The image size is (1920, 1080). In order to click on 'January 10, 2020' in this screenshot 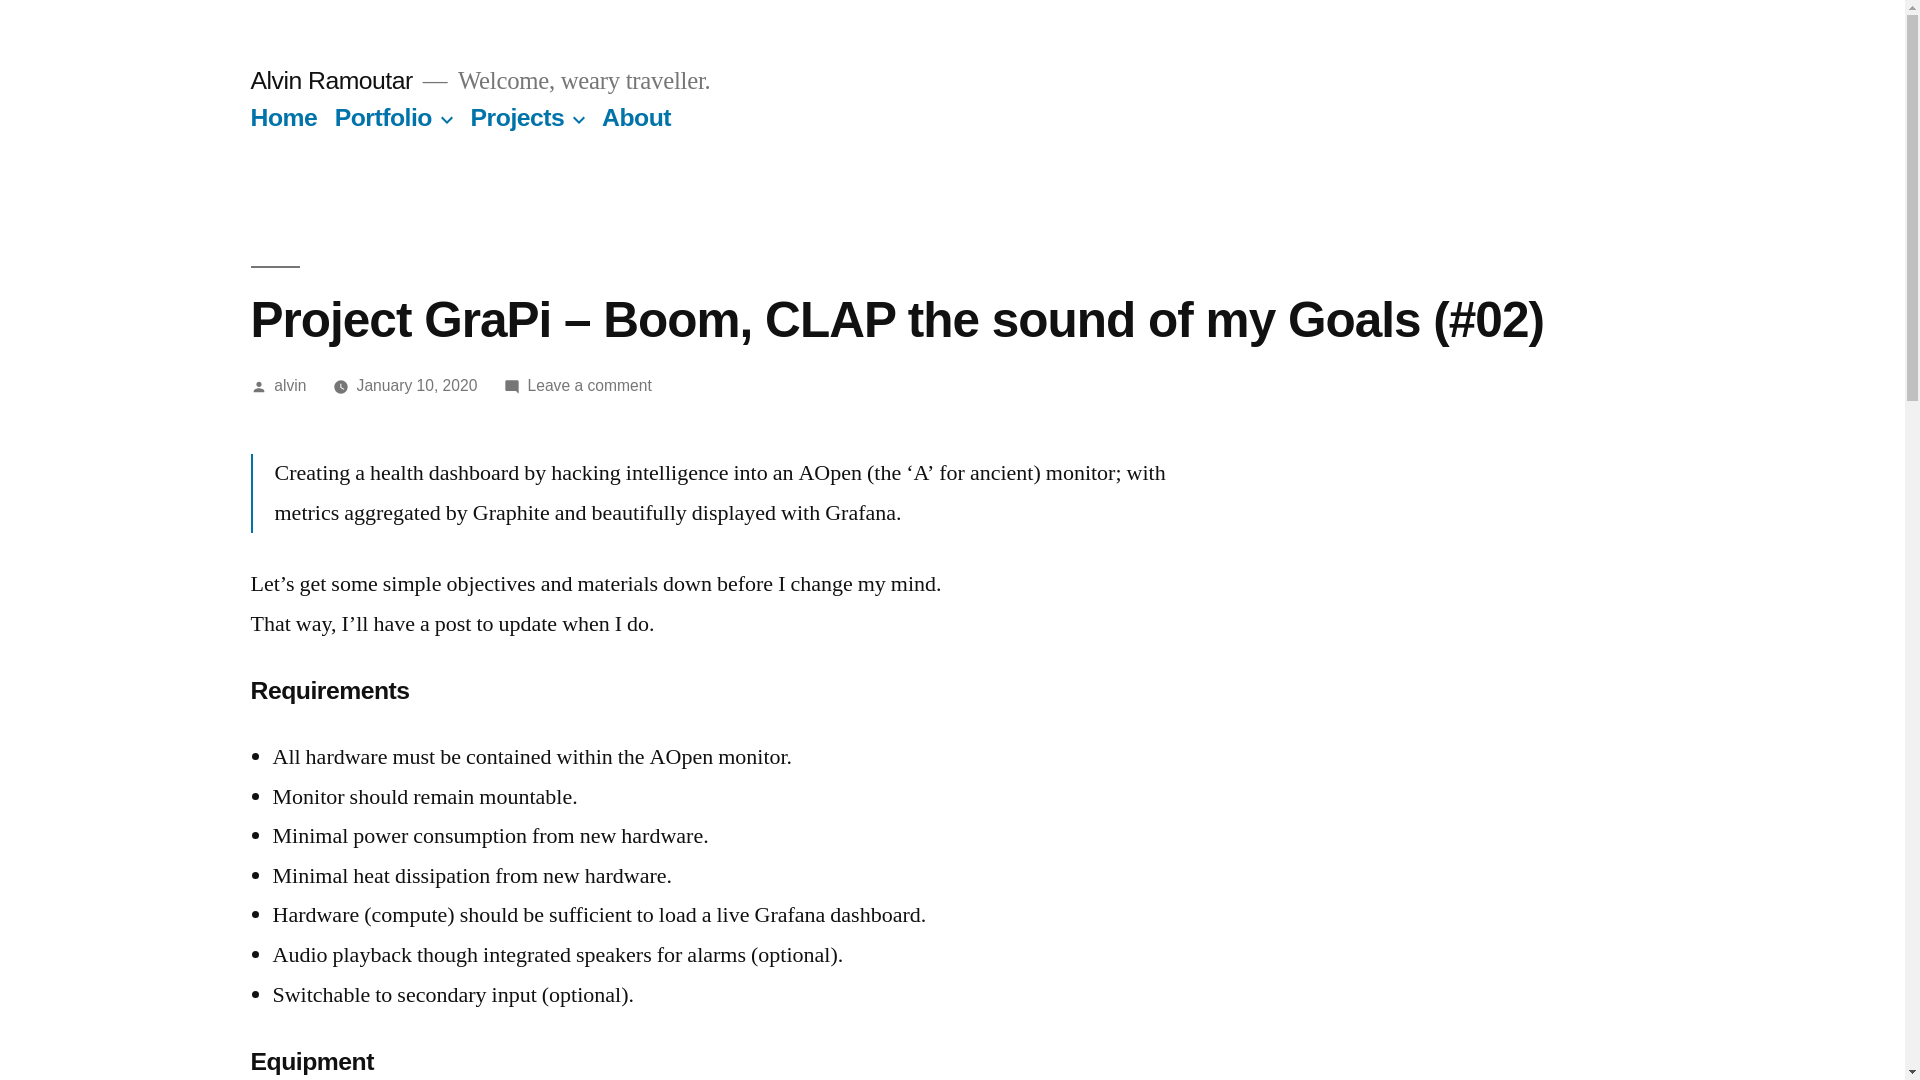, I will do `click(356, 385)`.